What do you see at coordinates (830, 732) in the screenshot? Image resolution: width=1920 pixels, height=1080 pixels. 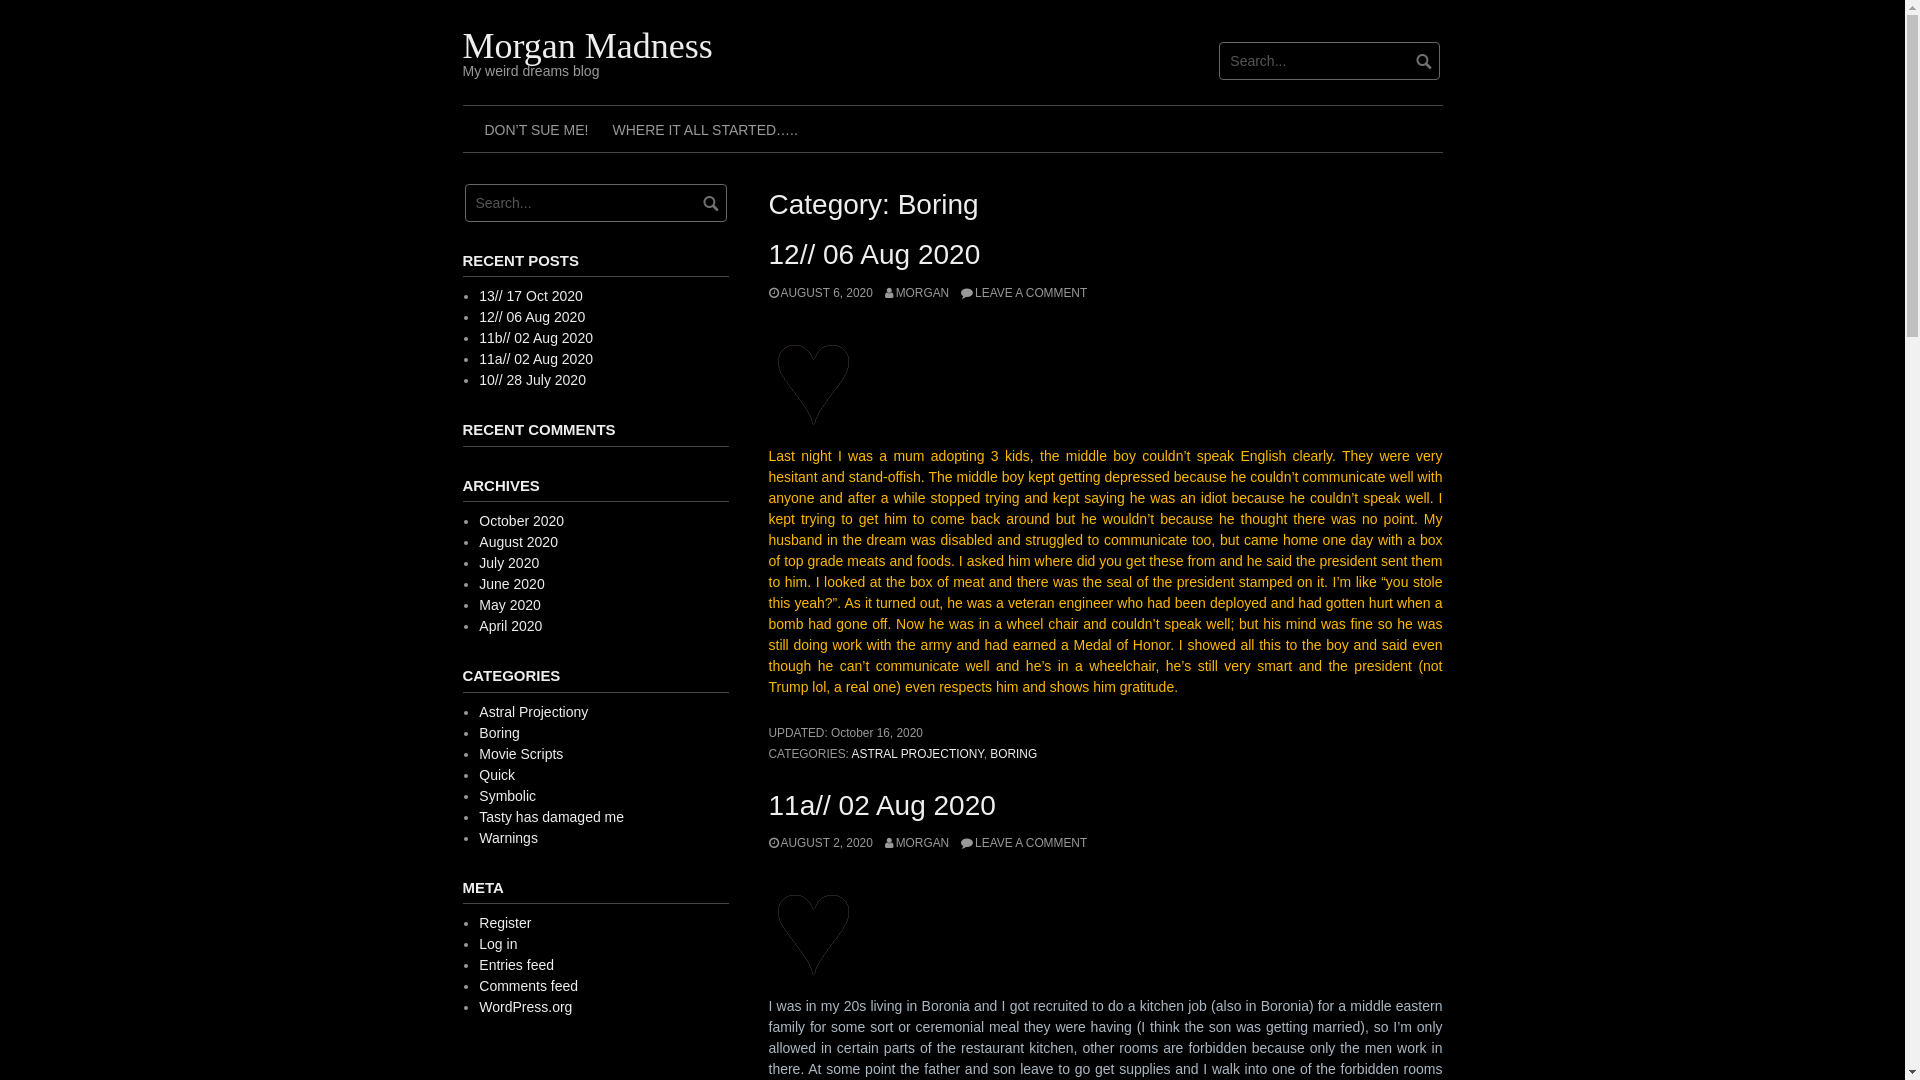 I see `'October 16, 2020'` at bounding box center [830, 732].